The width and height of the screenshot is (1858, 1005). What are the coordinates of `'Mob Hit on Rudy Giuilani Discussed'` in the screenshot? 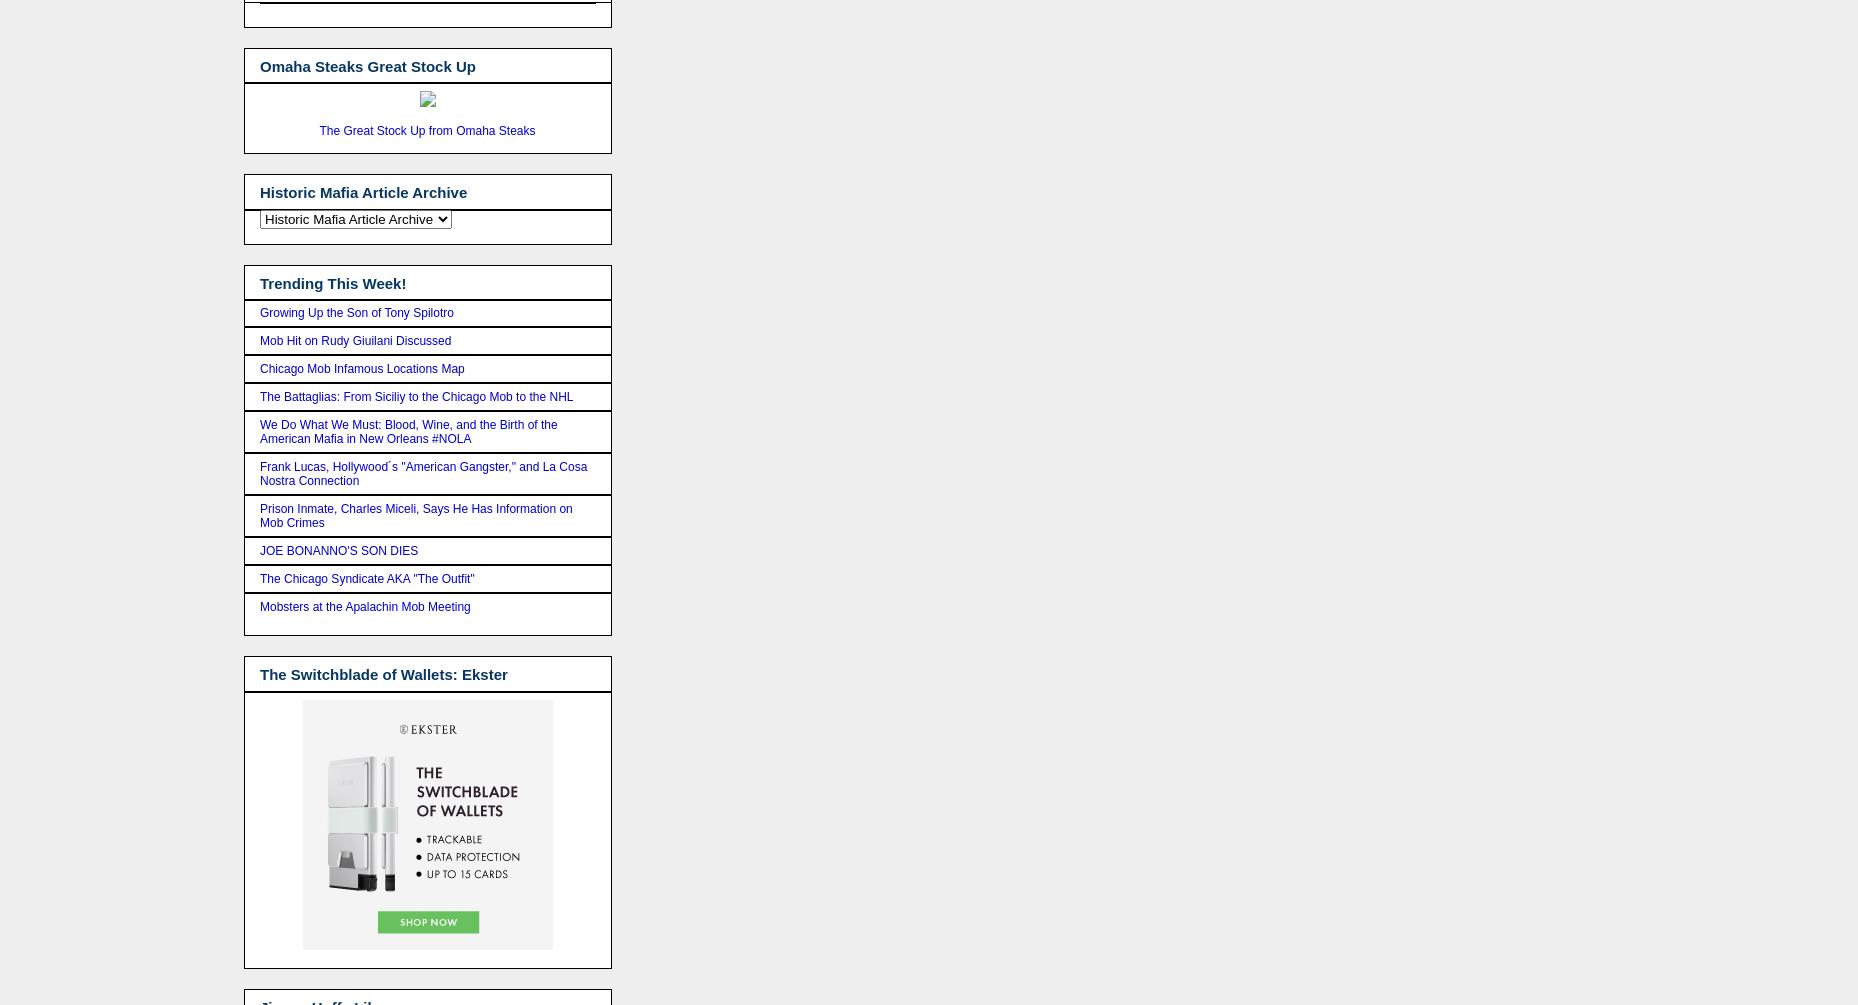 It's located at (355, 340).